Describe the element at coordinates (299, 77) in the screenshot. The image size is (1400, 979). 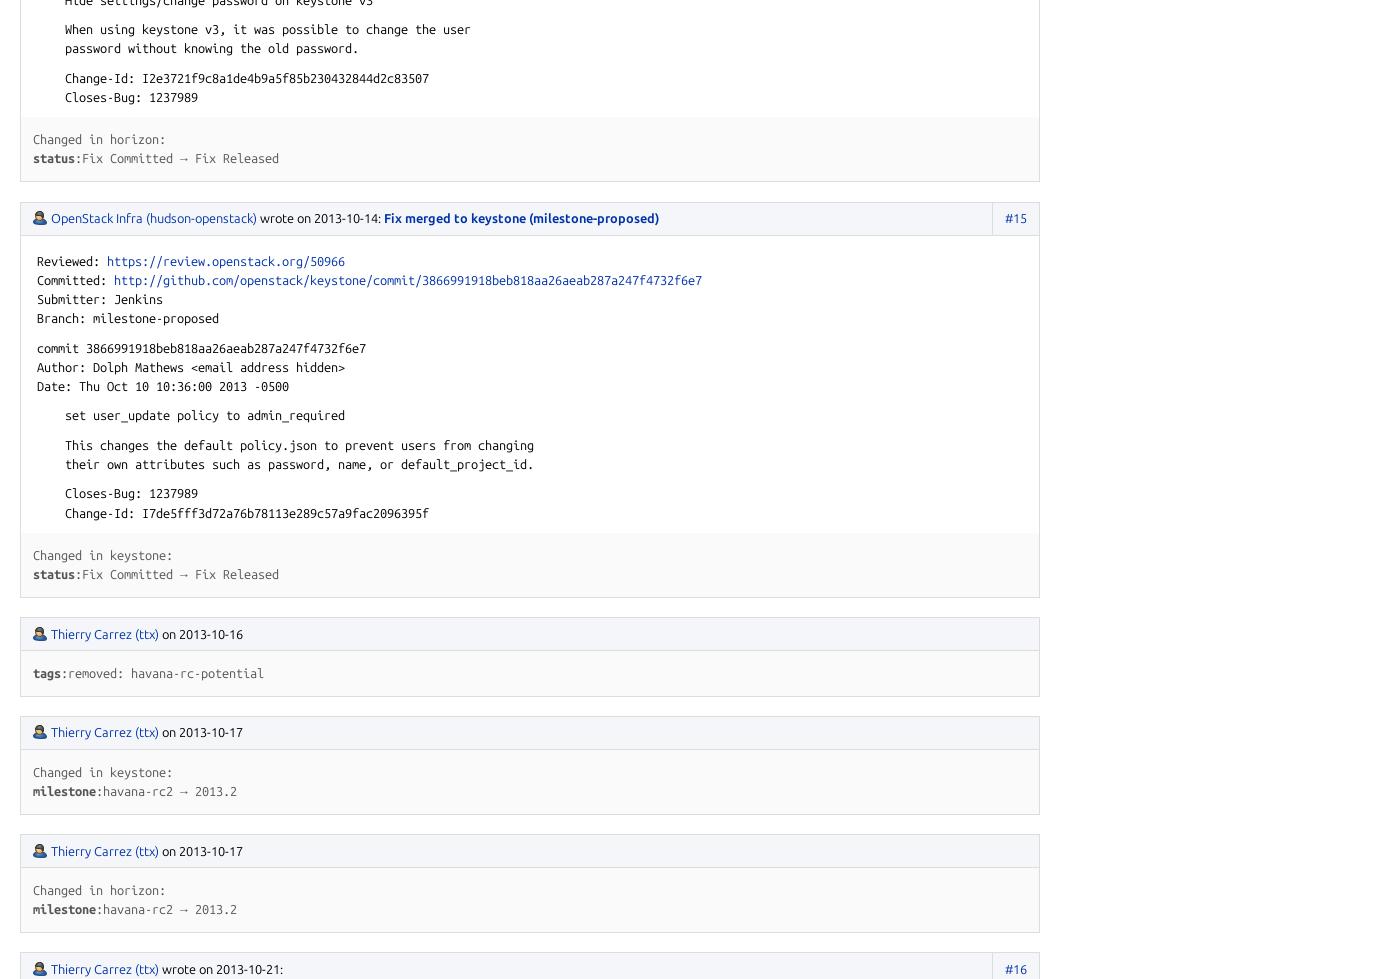
I see `'4b9a5f85b230432'` at that location.